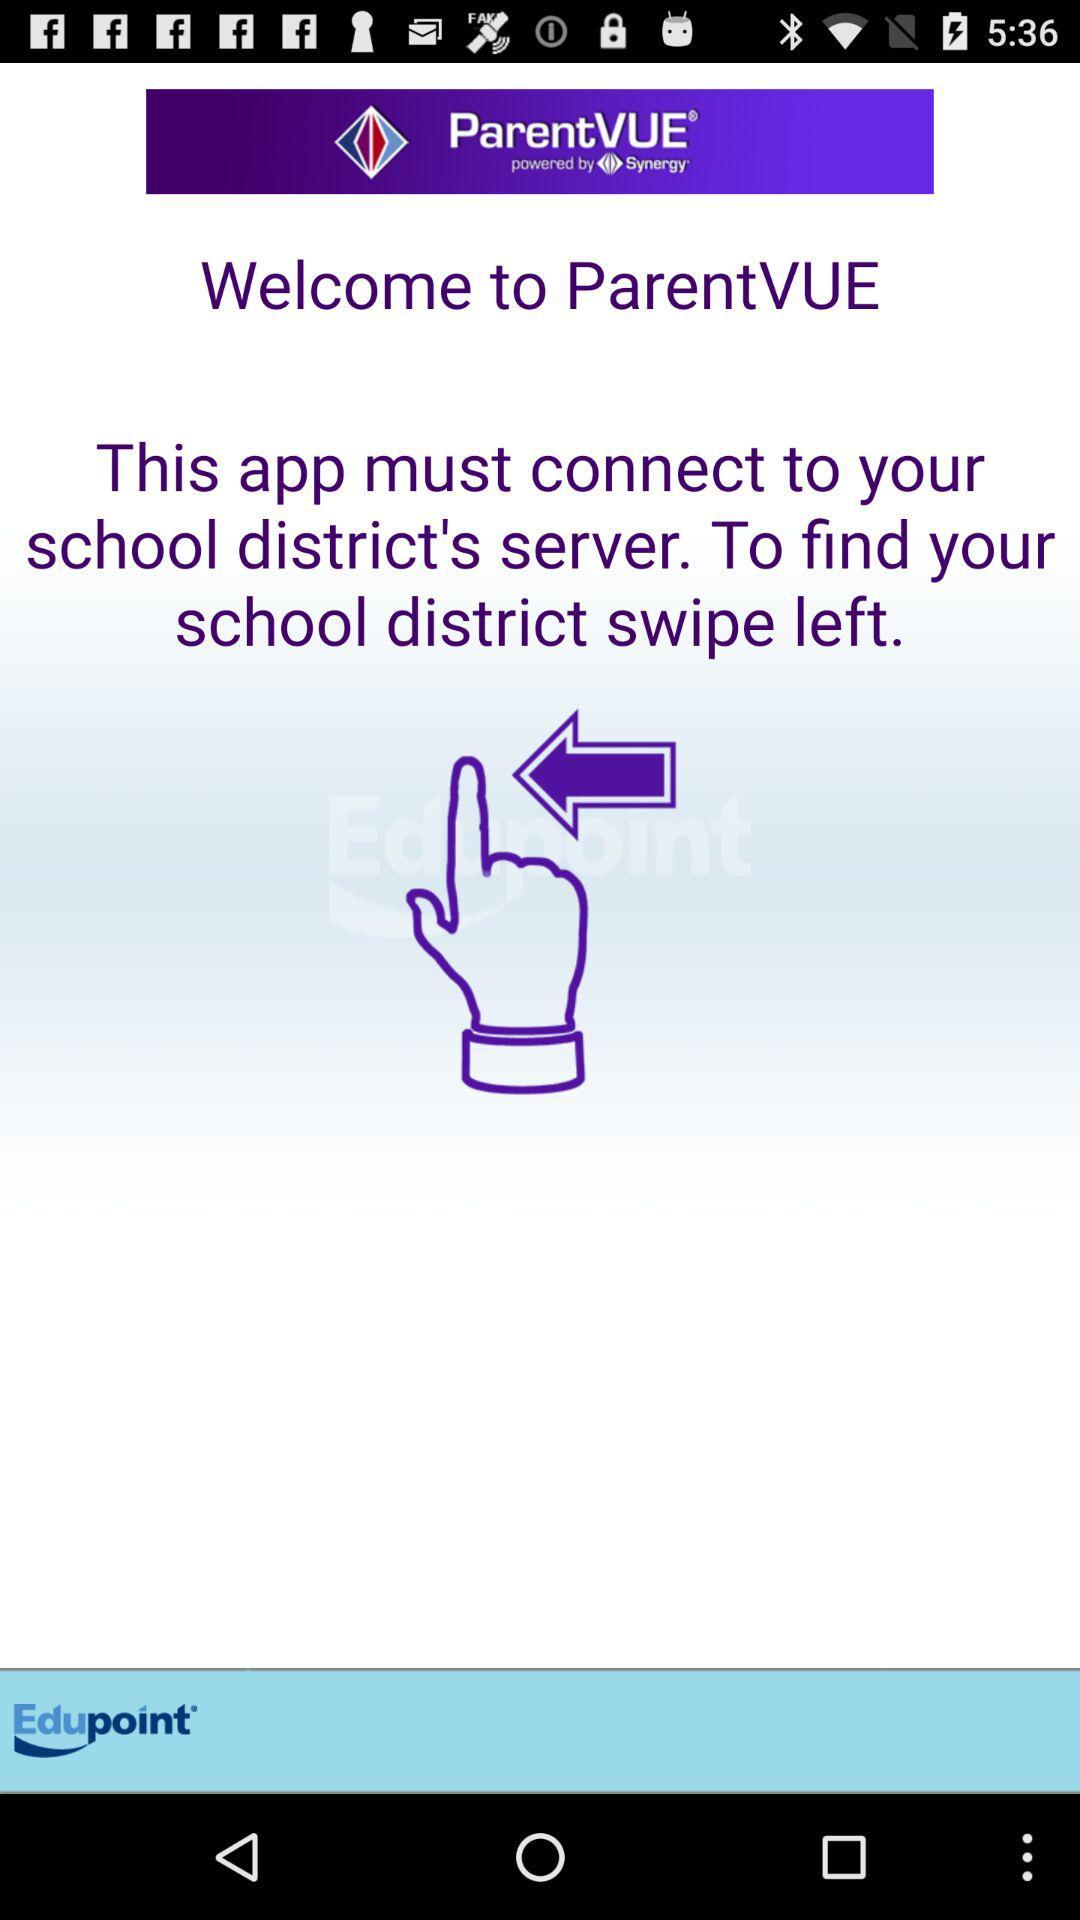 Image resolution: width=1080 pixels, height=1920 pixels. Describe the element at coordinates (540, 1165) in the screenshot. I see `swipe left to find out more` at that location.